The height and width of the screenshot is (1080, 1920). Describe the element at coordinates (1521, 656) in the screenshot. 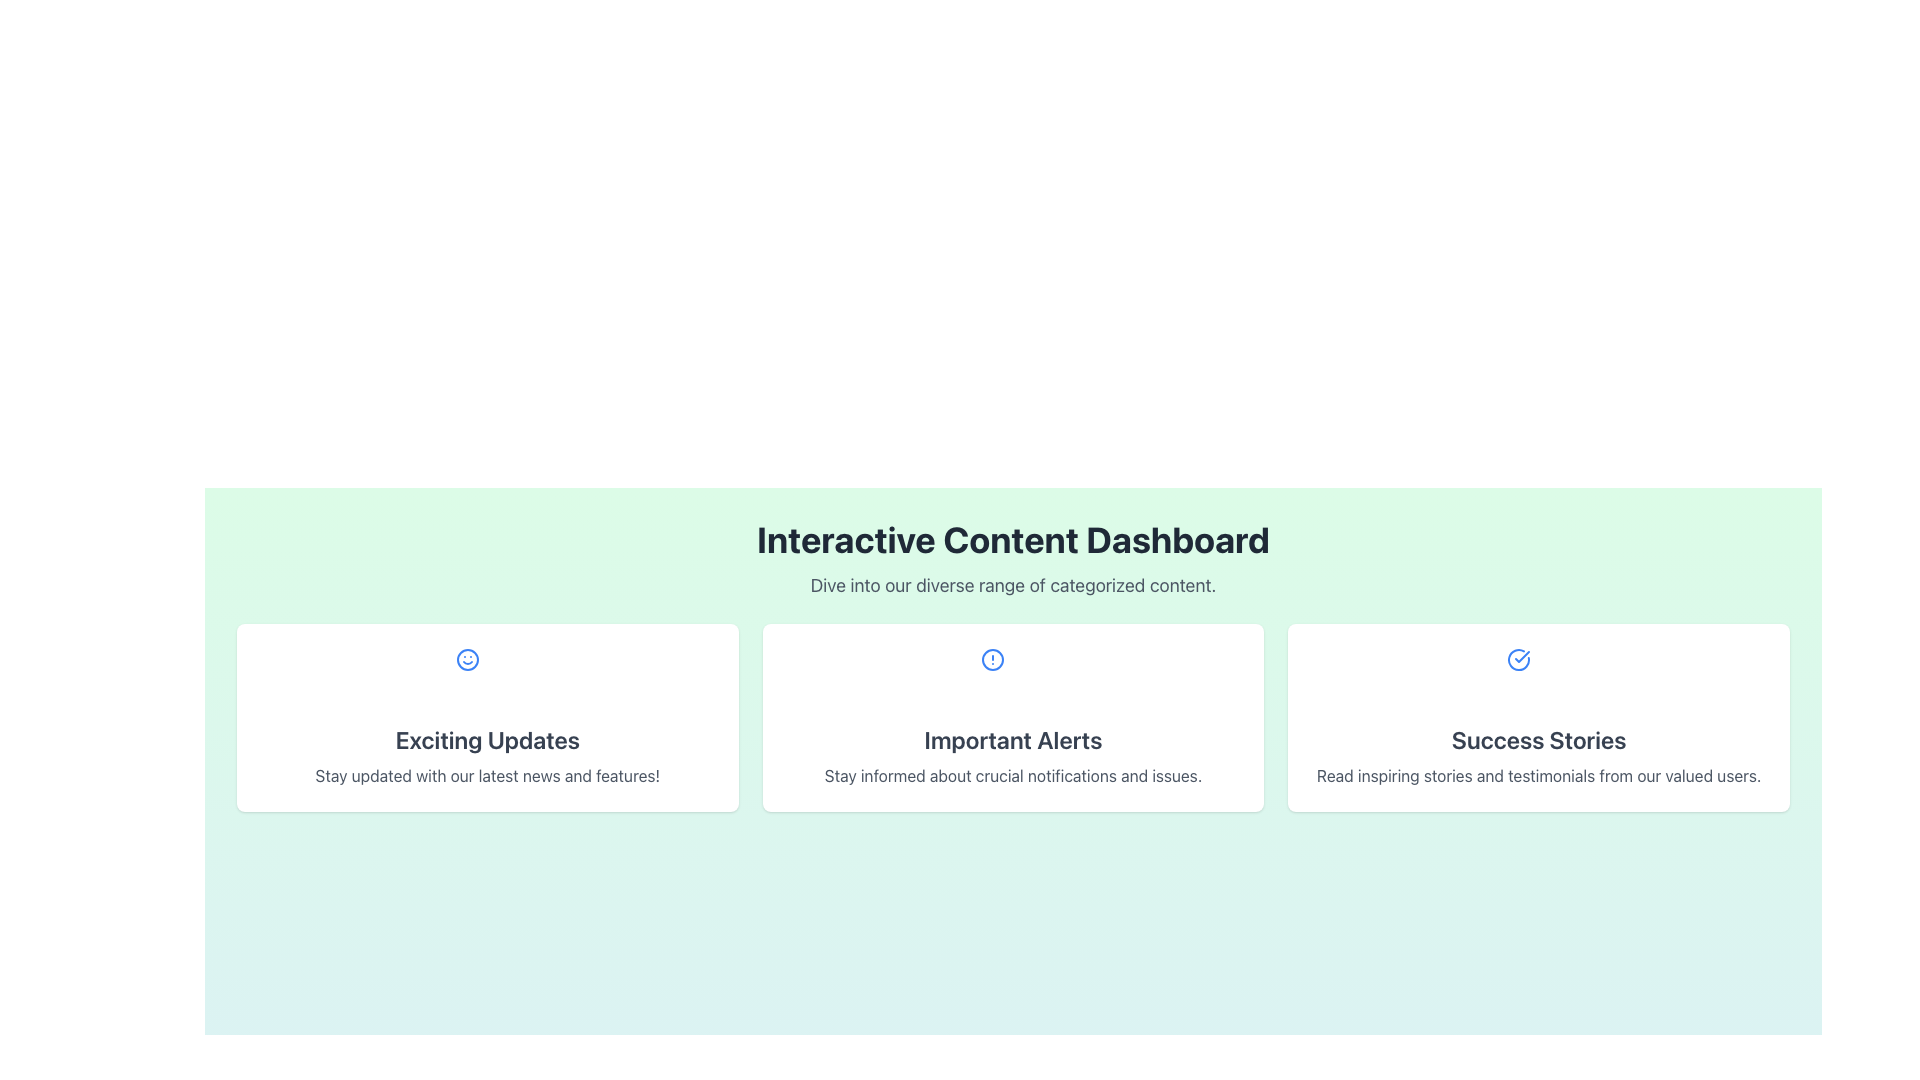

I see `the checkmark icon within the rightmost 'Success Stories' card, indicating successful completion or approval` at that location.